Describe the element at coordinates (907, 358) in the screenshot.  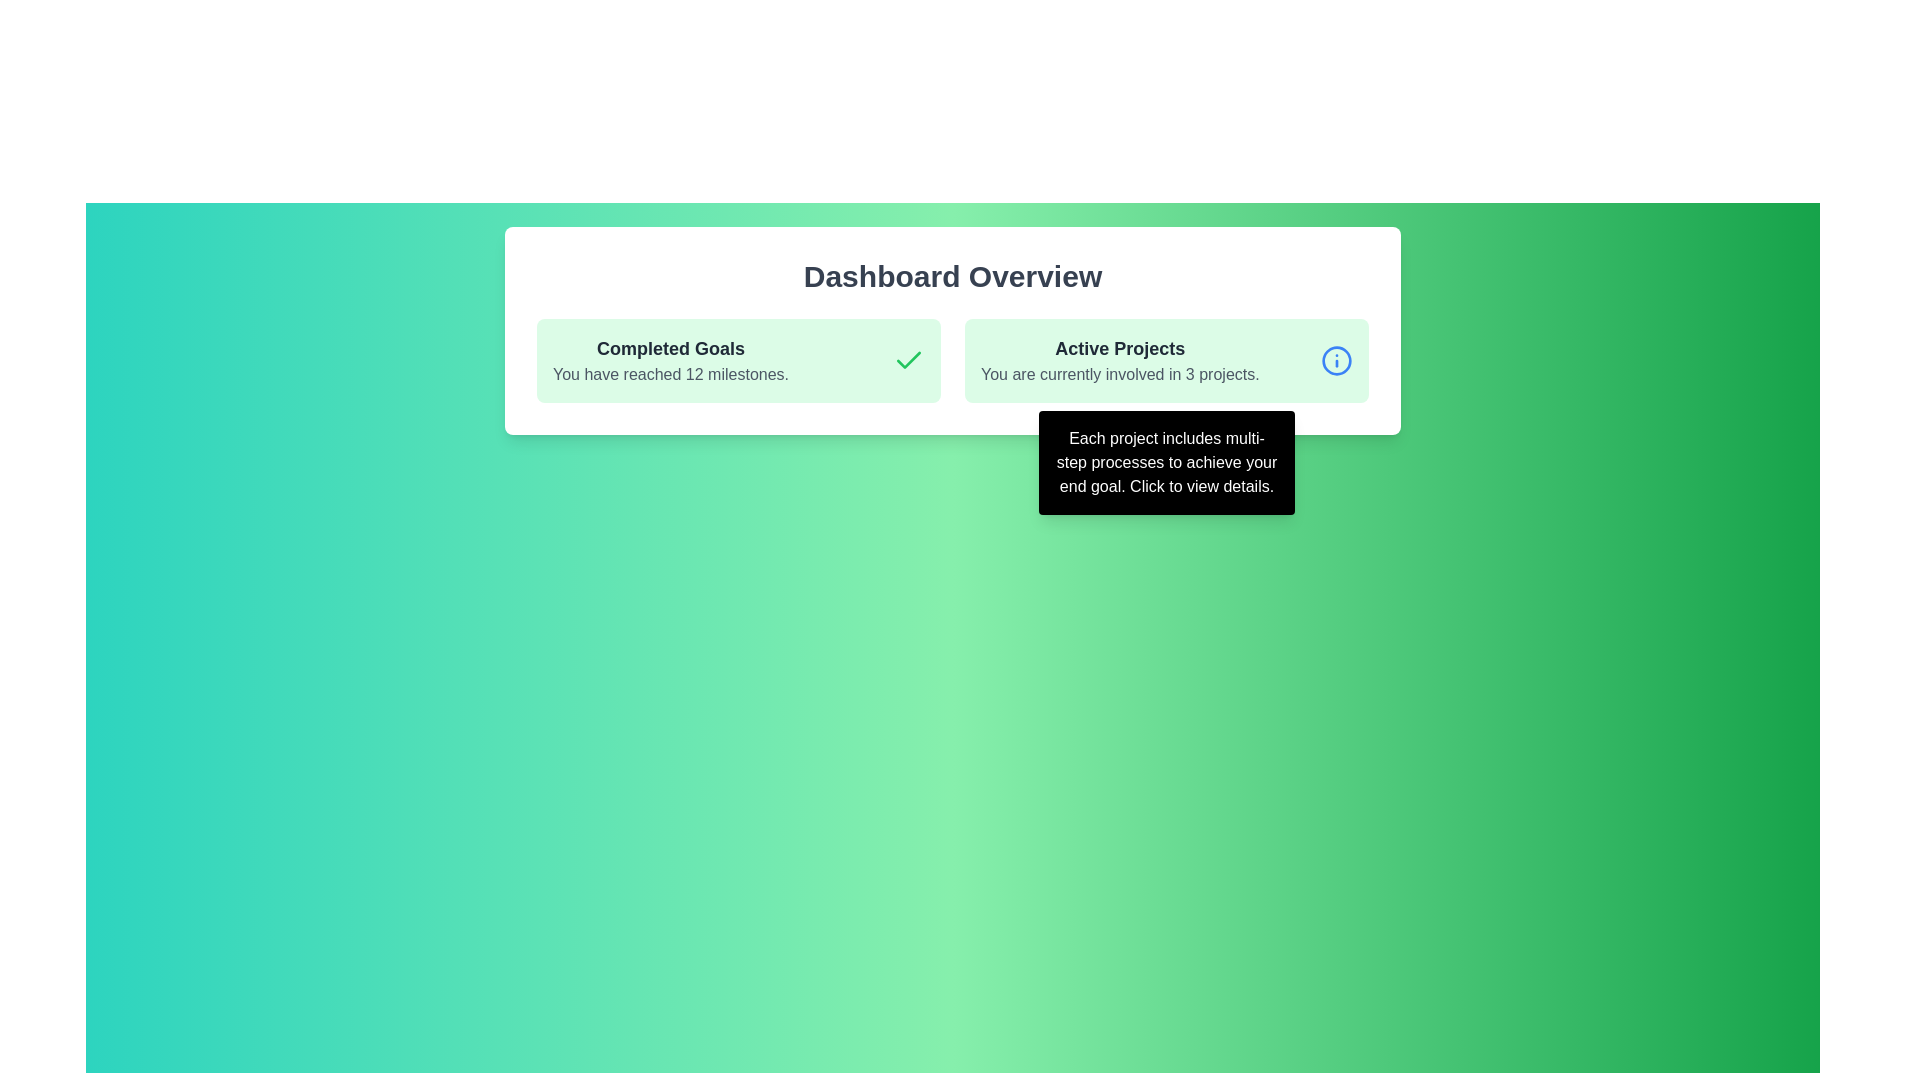
I see `the checkmark icon in the 'Completed Goals' section of the dashboard to indicate the completion of associated goals or milestones` at that location.